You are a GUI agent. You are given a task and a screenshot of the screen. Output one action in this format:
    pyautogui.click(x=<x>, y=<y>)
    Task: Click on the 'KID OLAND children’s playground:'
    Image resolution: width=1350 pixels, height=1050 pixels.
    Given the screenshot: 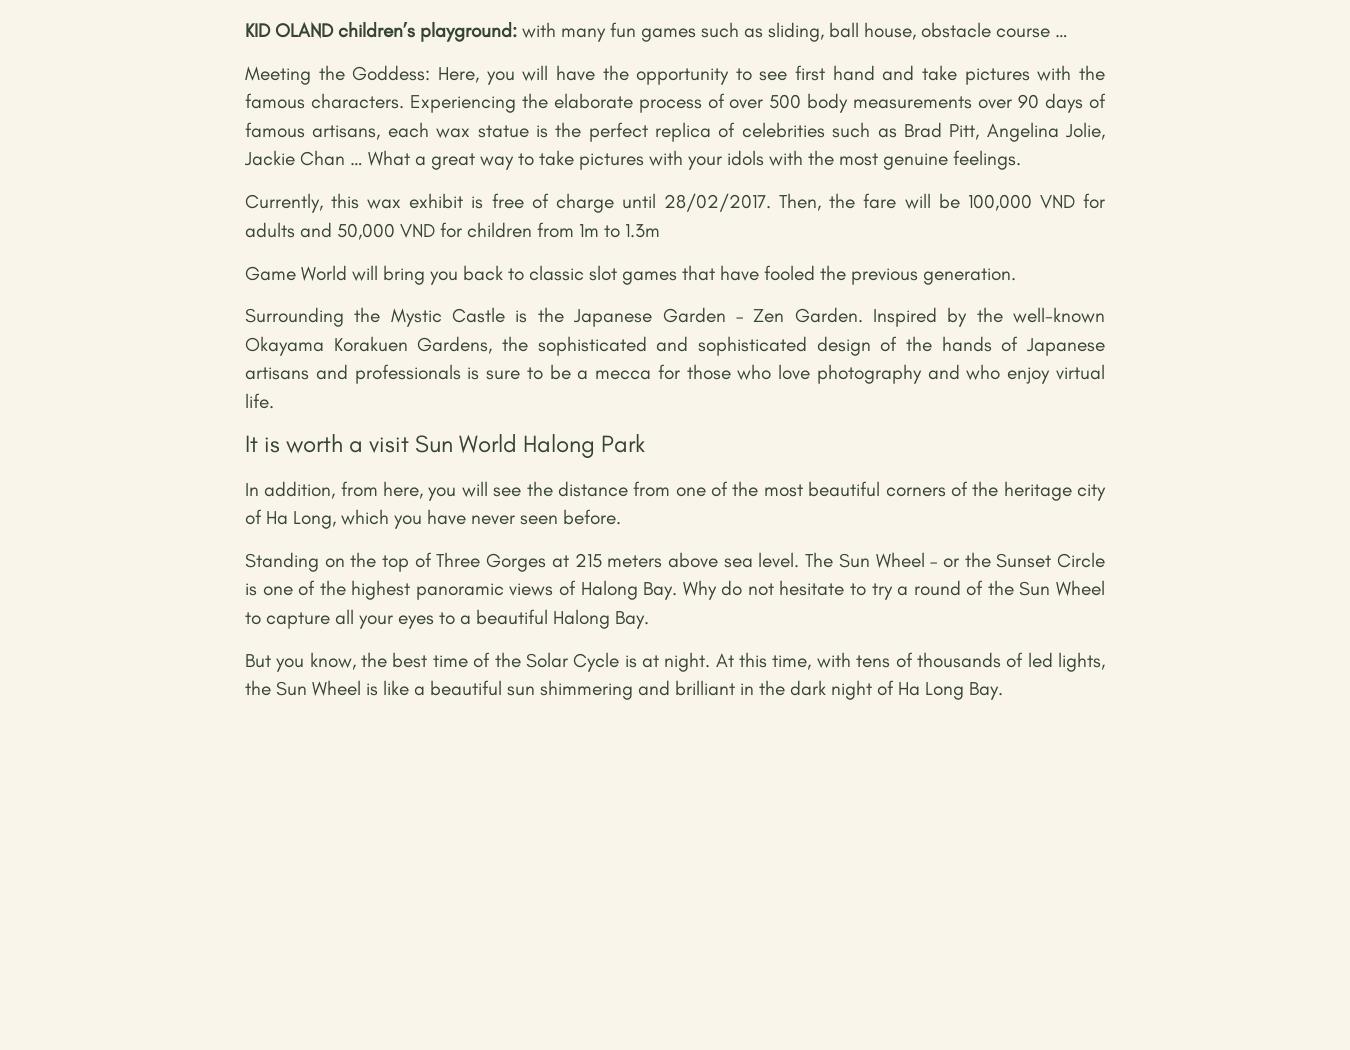 What is the action you would take?
    pyautogui.click(x=380, y=30)
    